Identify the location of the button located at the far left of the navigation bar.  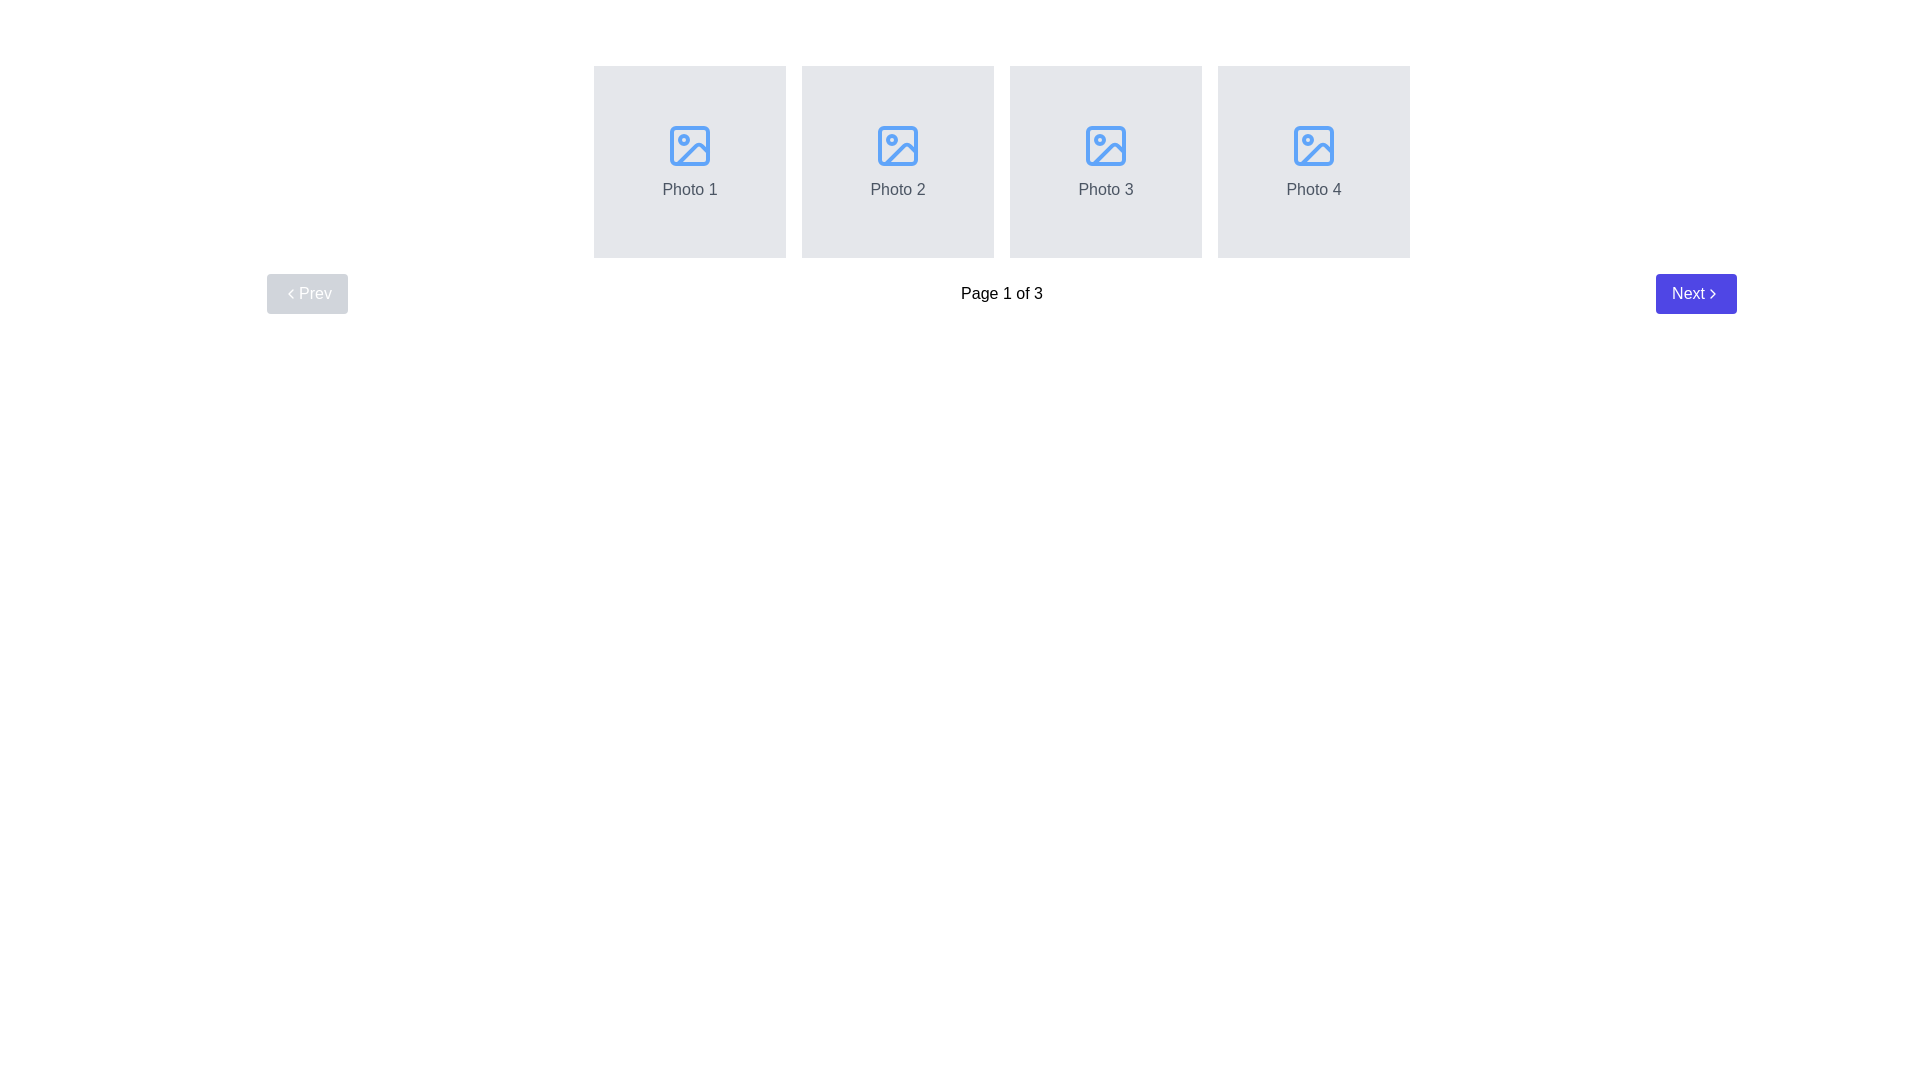
(306, 293).